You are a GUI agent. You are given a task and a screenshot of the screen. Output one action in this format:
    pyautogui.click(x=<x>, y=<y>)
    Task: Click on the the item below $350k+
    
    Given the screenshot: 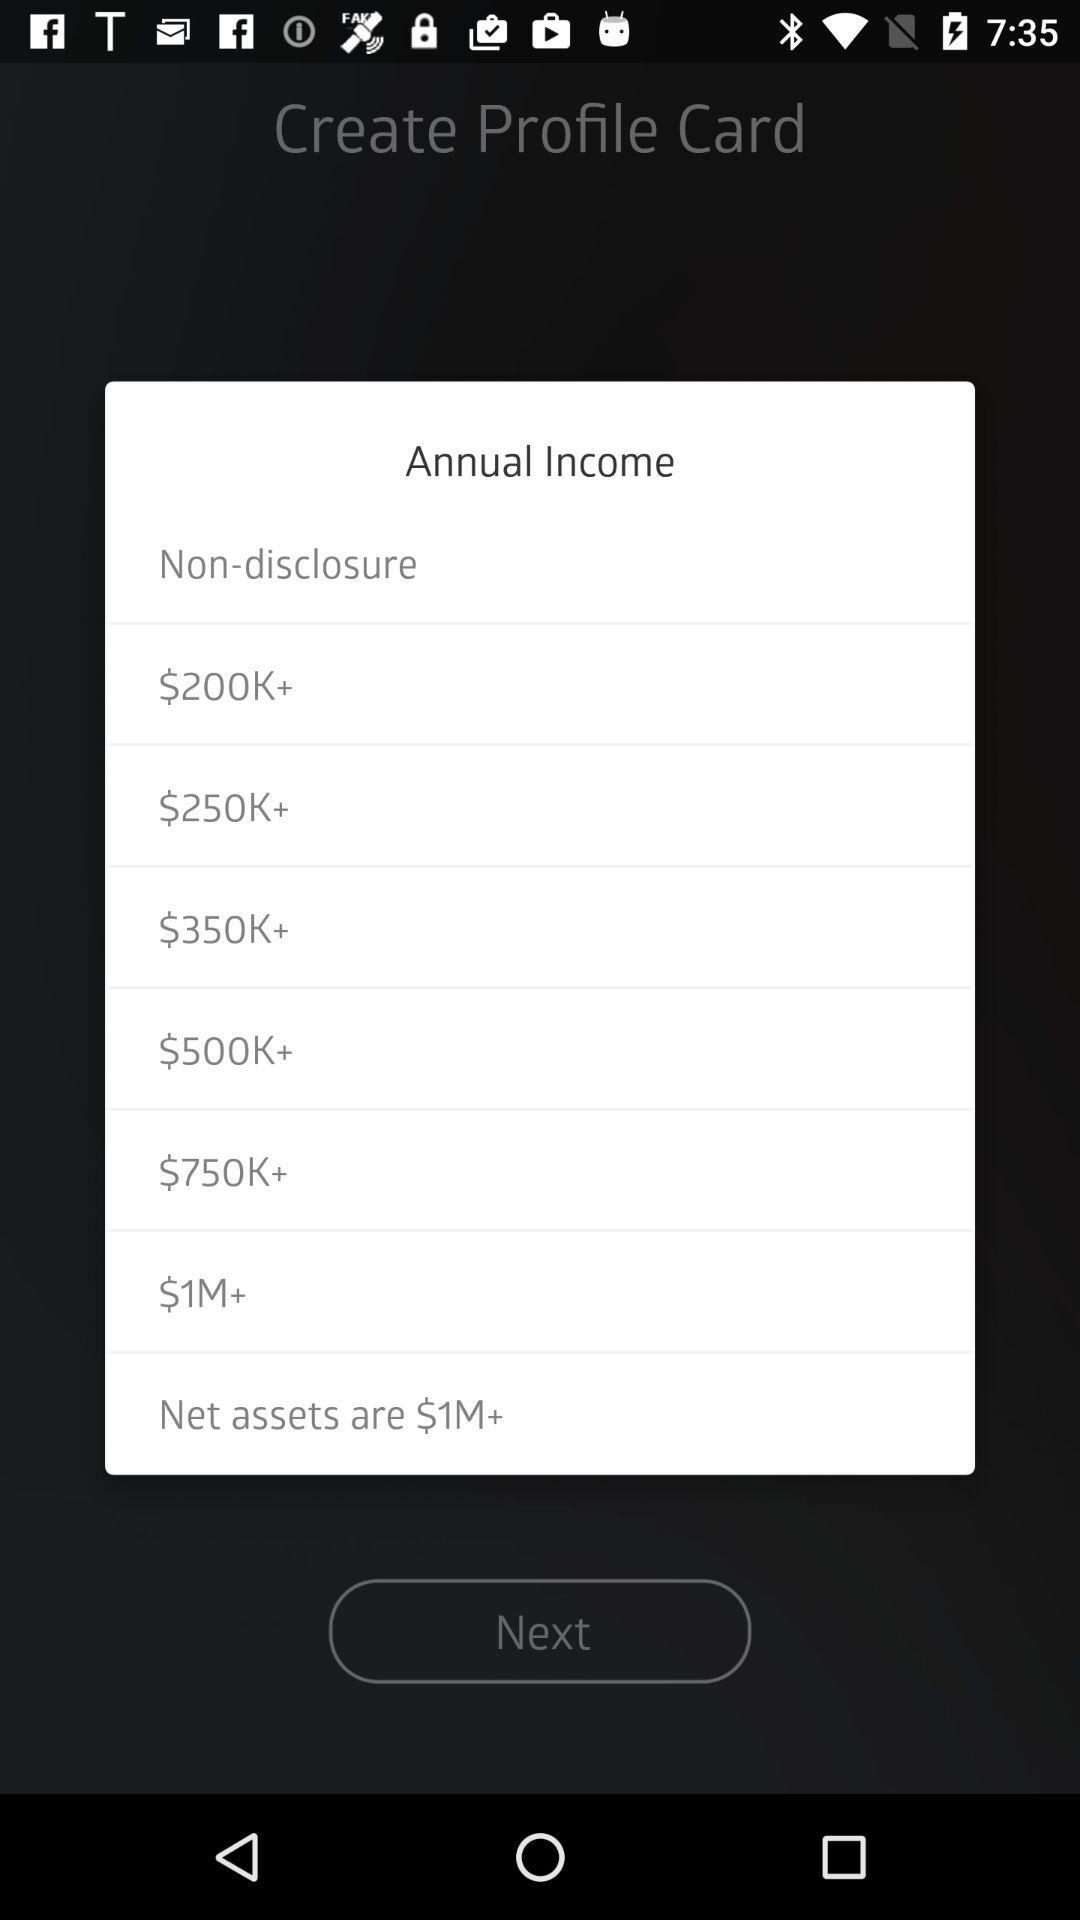 What is the action you would take?
    pyautogui.click(x=540, y=1047)
    